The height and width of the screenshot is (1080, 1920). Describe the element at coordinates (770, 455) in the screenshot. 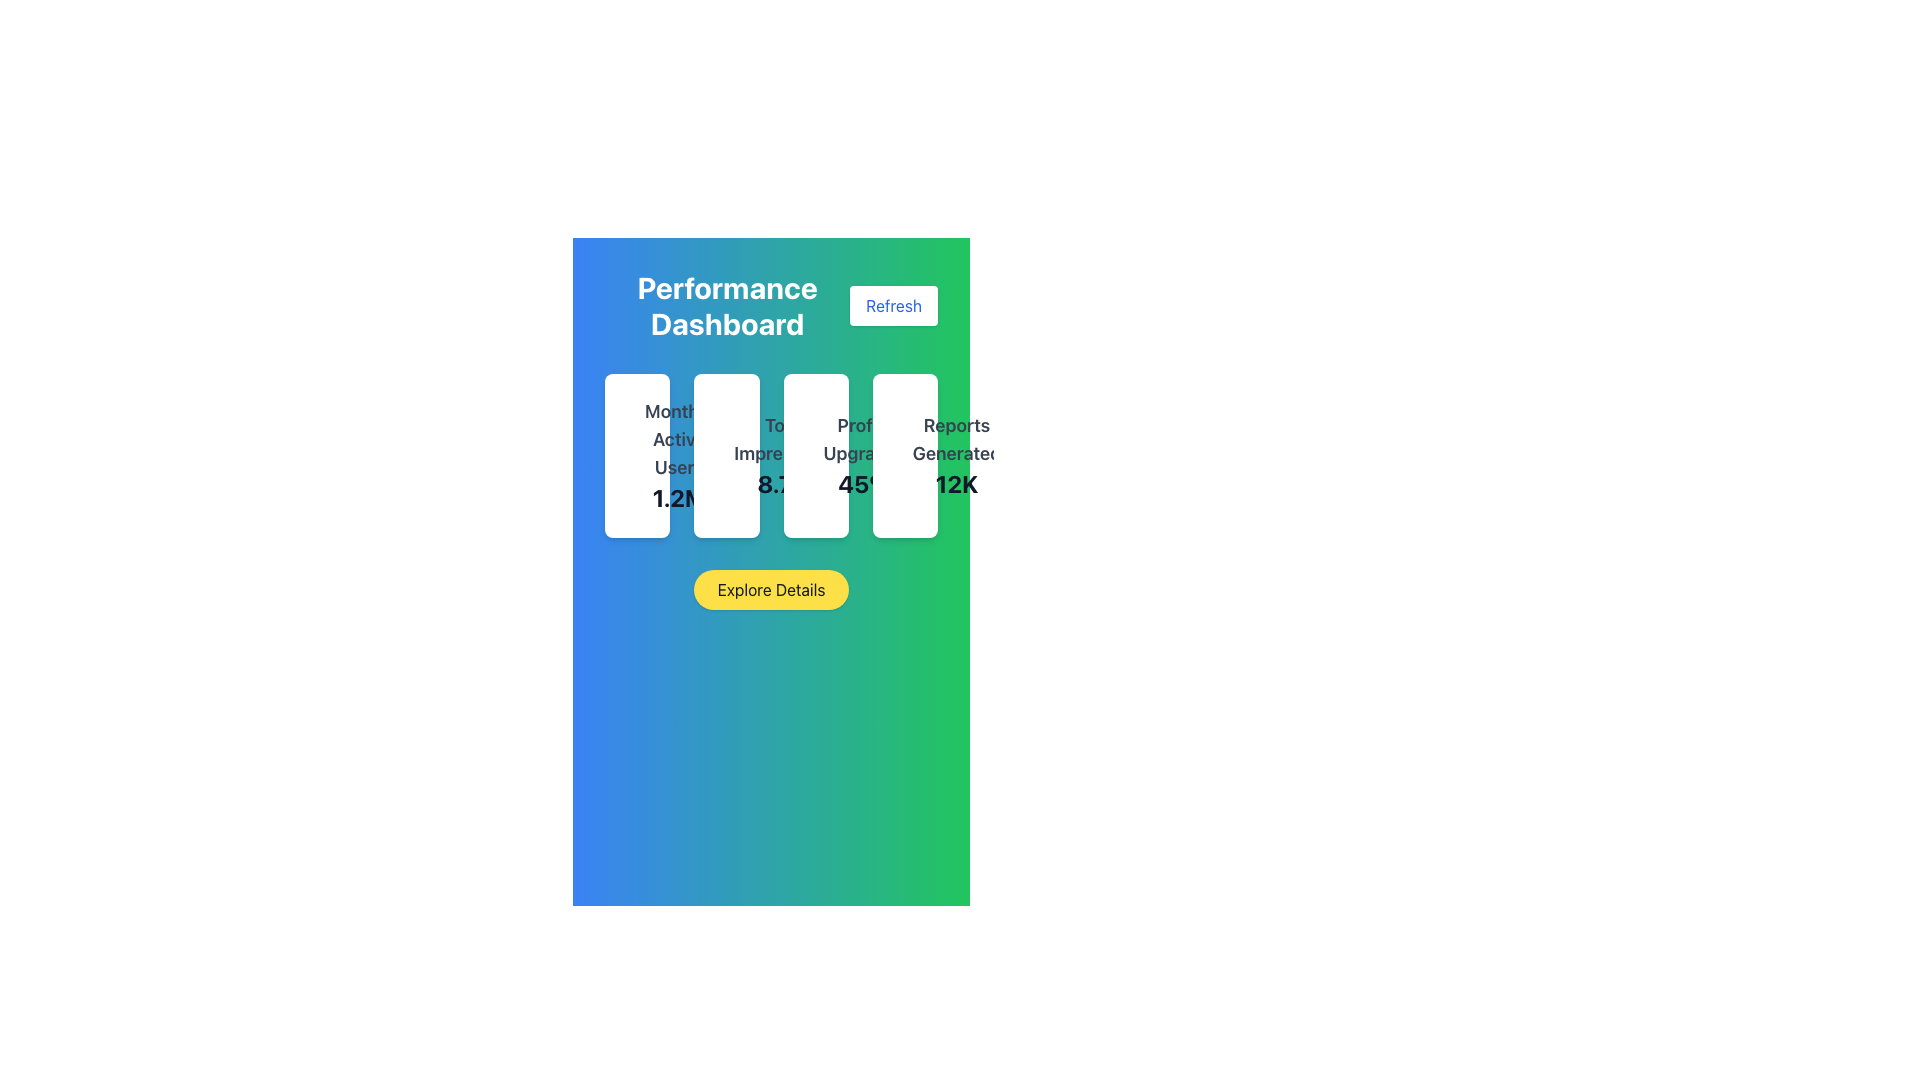

I see `metrics displayed in the grid layout located beneath the 'Performance Dashboard' heading and above the 'Explore Details' button` at that location.